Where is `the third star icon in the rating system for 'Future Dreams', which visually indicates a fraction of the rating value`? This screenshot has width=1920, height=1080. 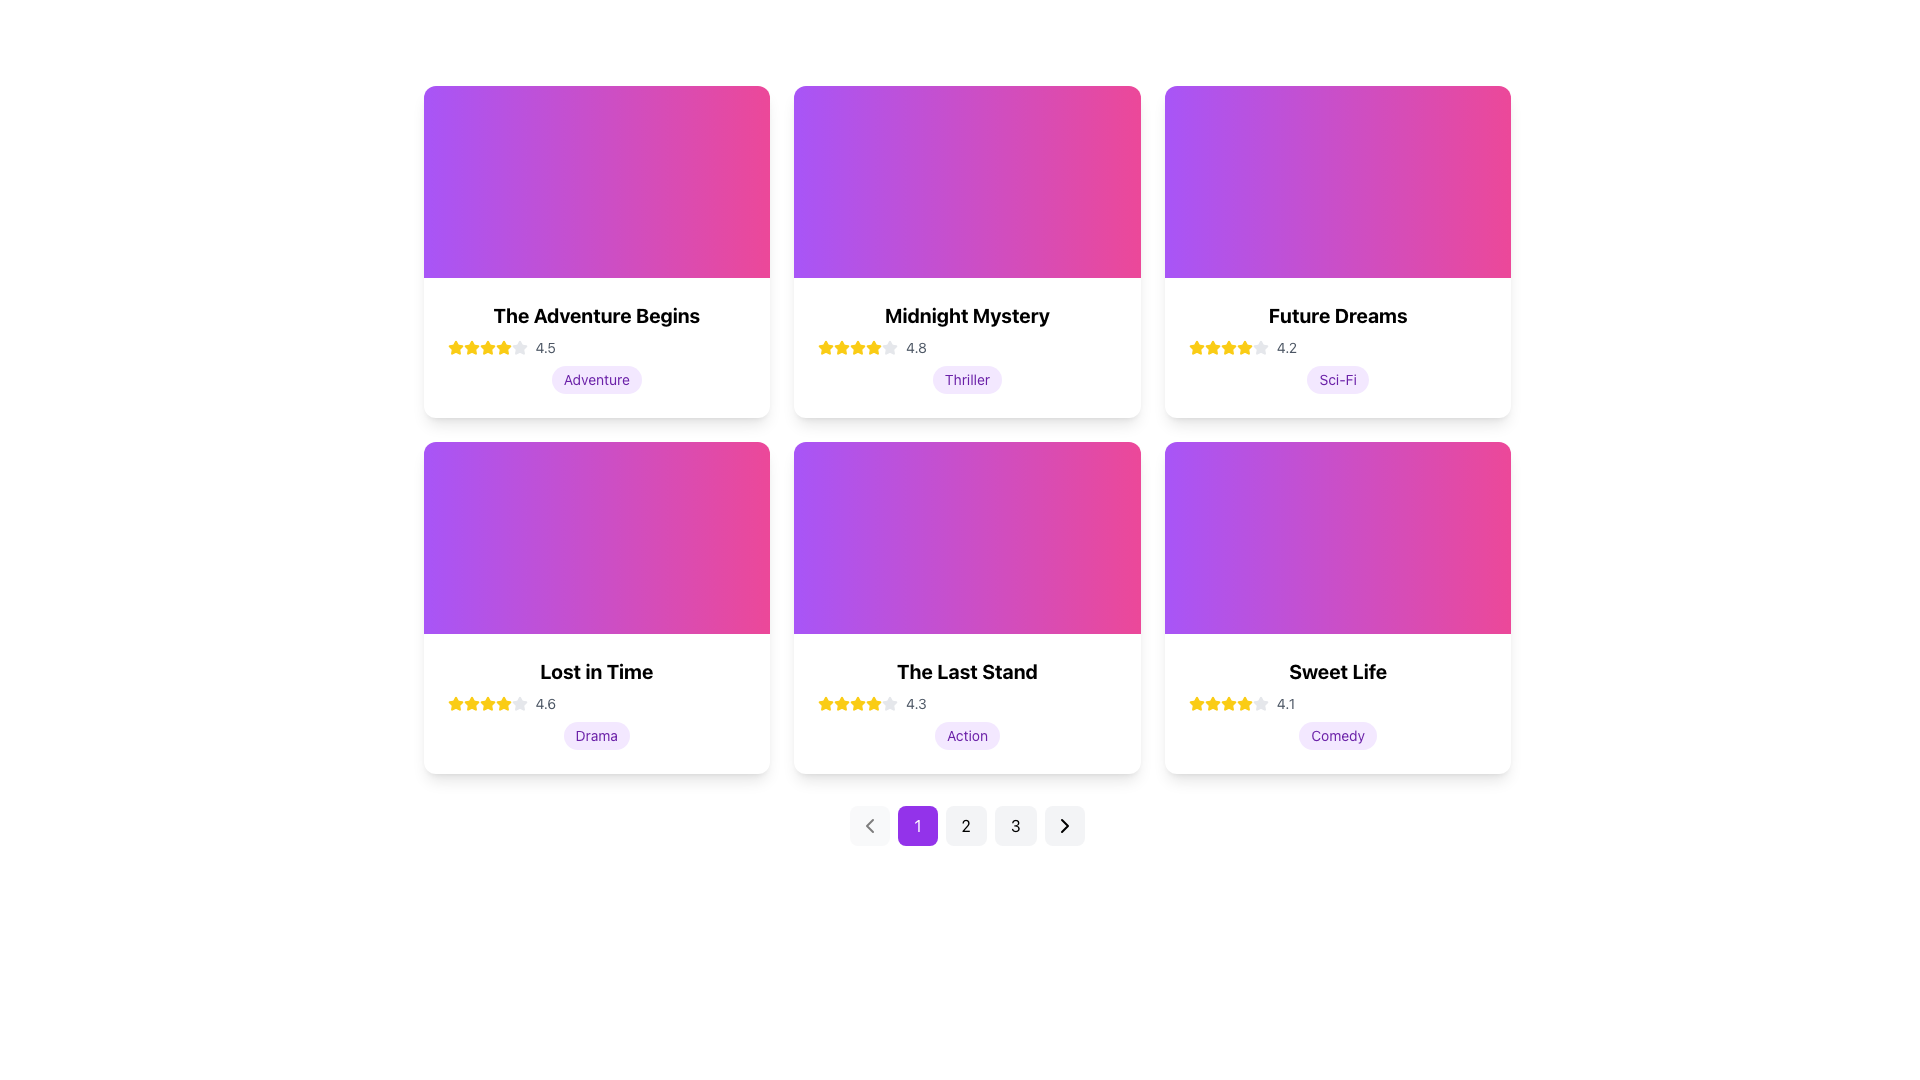
the third star icon in the rating system for 'Future Dreams', which visually indicates a fraction of the rating value is located at coordinates (1243, 346).